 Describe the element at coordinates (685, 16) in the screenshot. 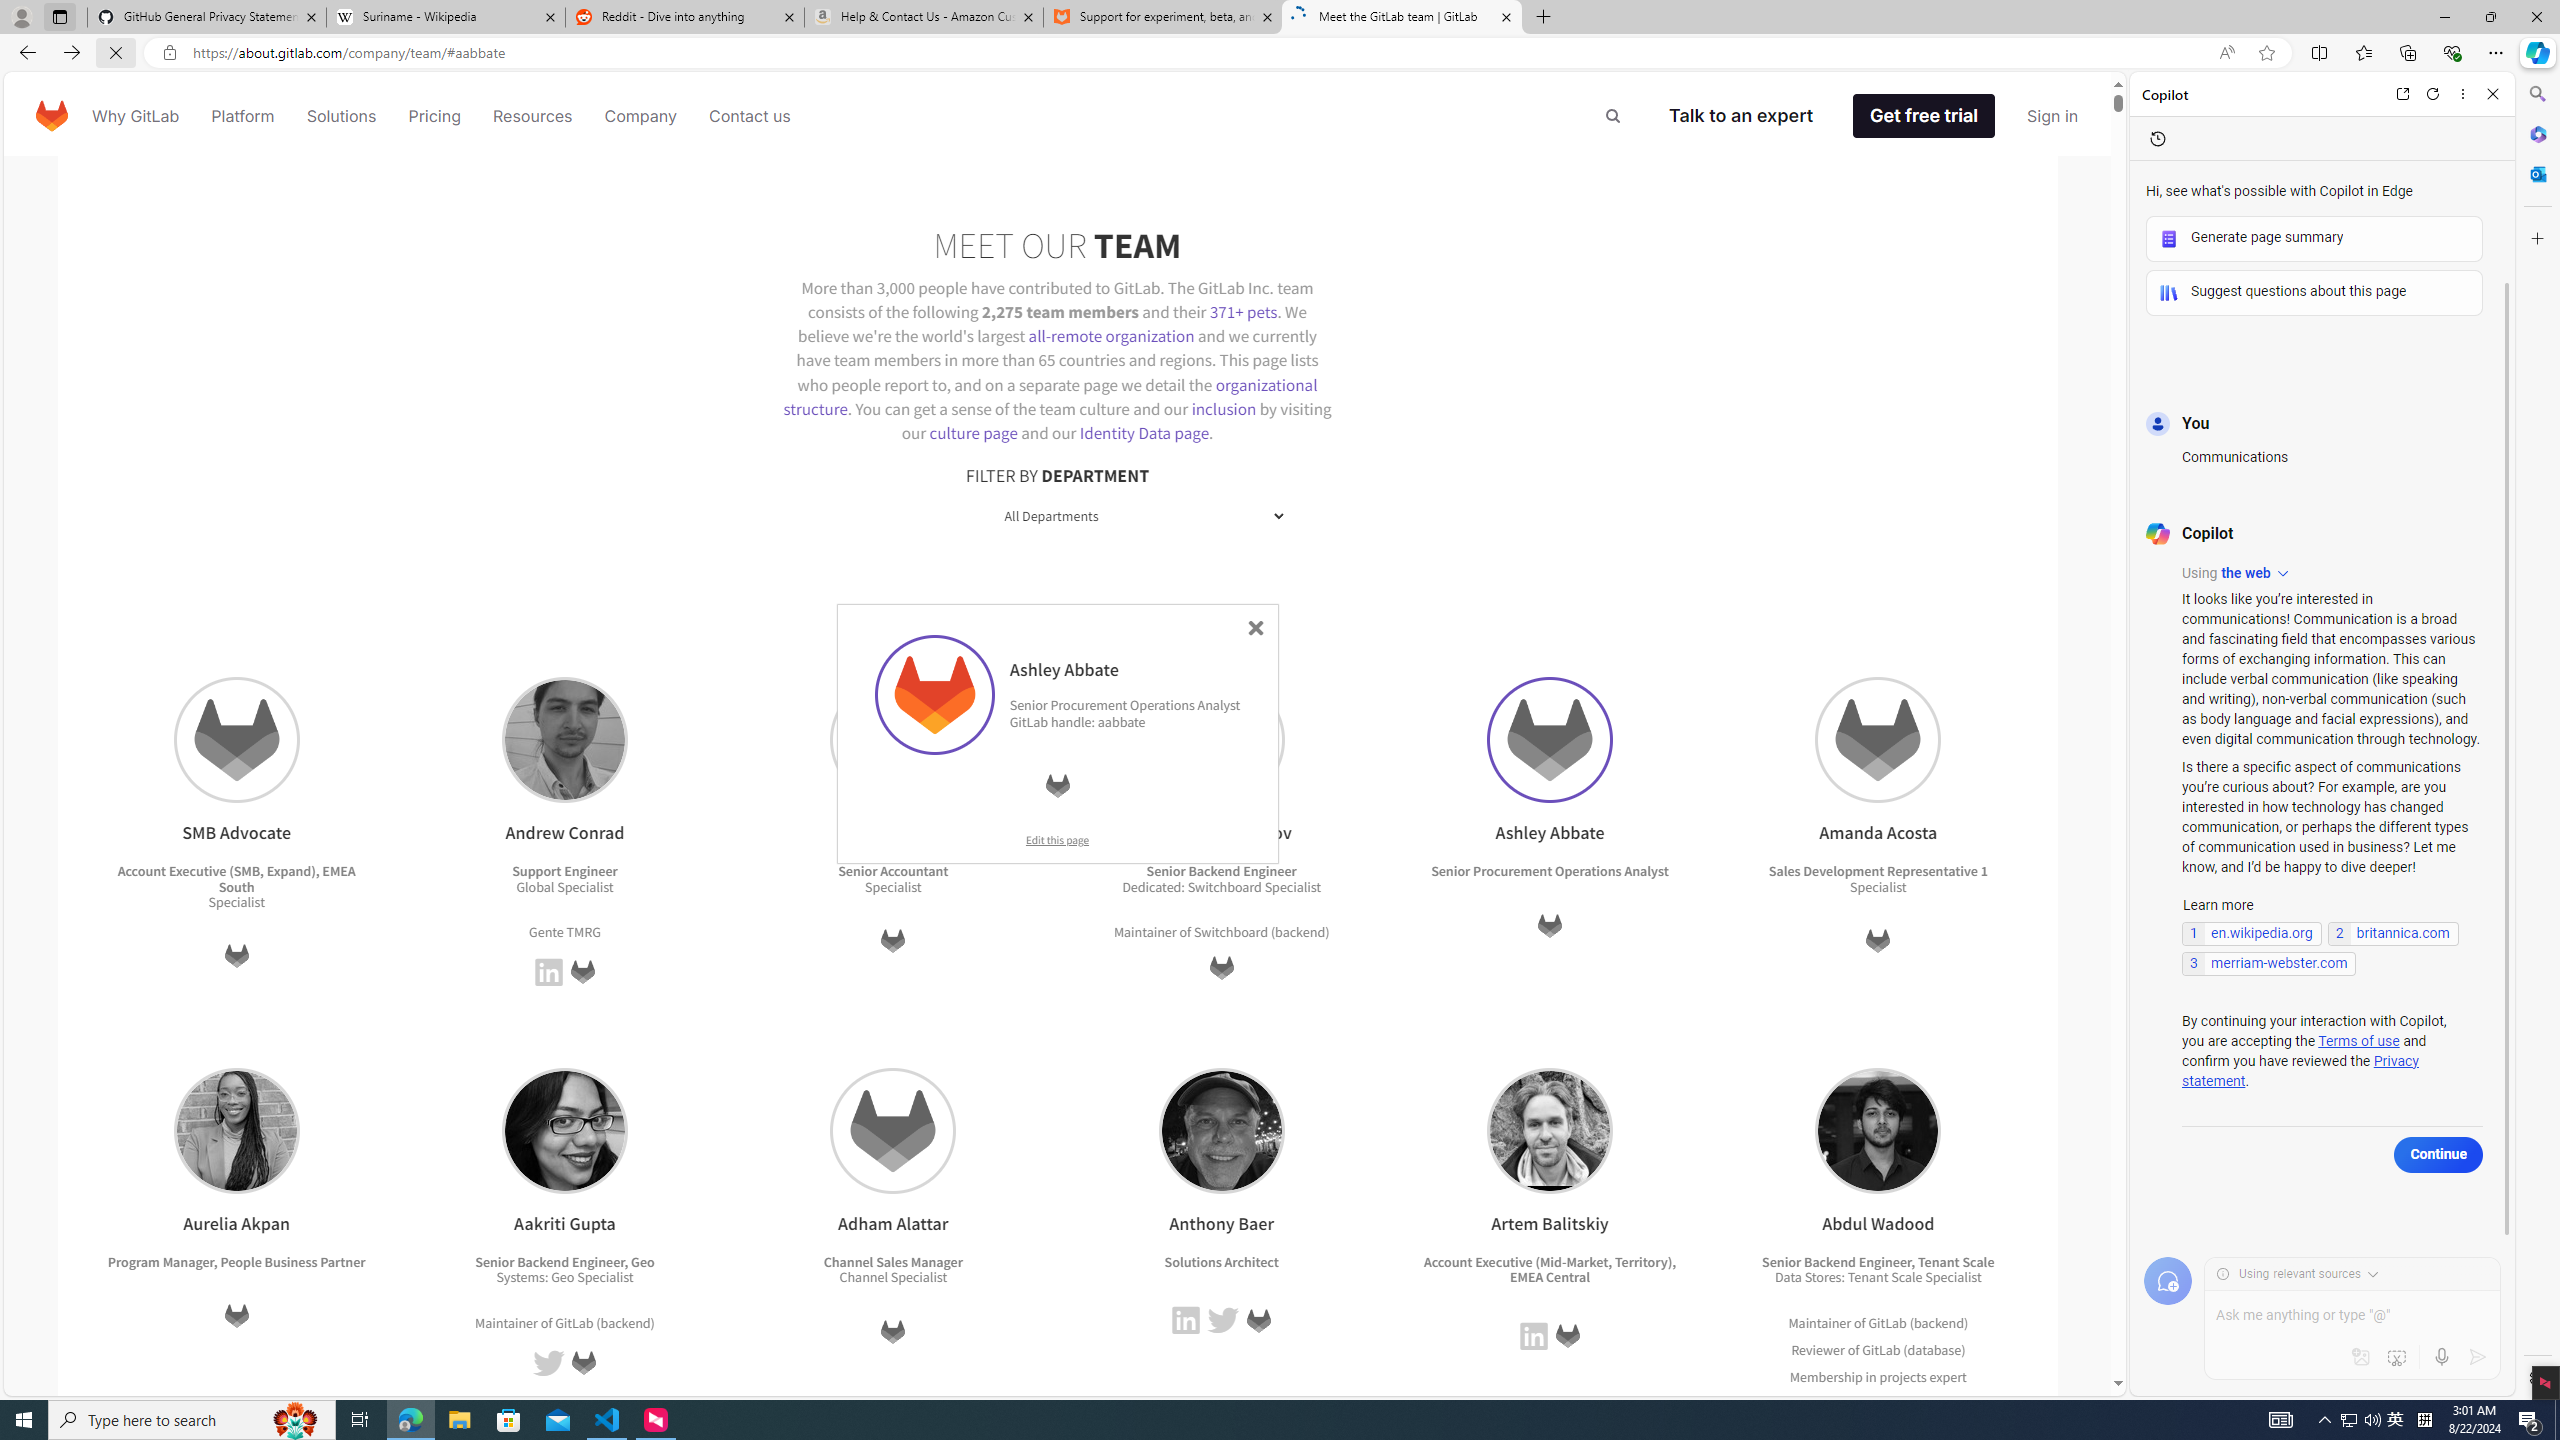

I see `'Reddit - Dive into anything'` at that location.